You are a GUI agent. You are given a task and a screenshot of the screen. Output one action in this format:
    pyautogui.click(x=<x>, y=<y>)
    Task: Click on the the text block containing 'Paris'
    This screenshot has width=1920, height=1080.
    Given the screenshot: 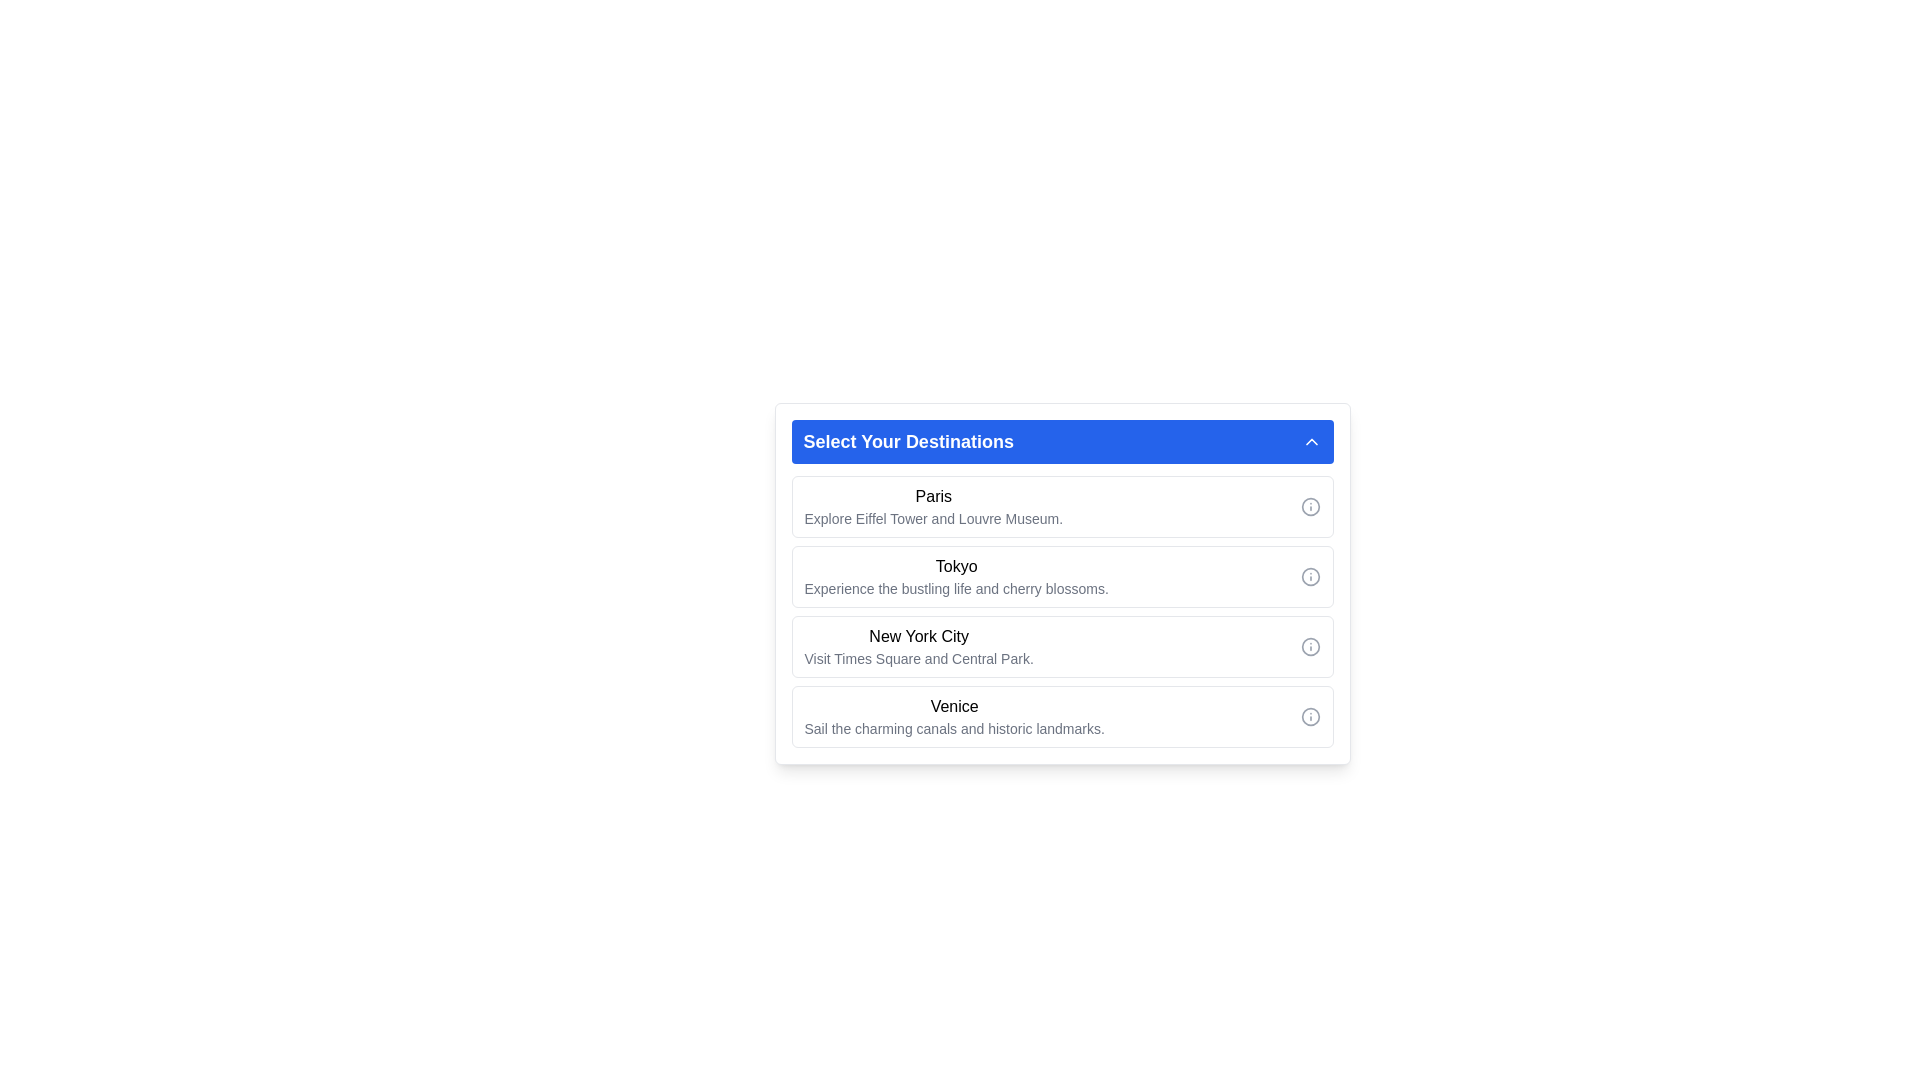 What is the action you would take?
    pyautogui.click(x=932, y=505)
    